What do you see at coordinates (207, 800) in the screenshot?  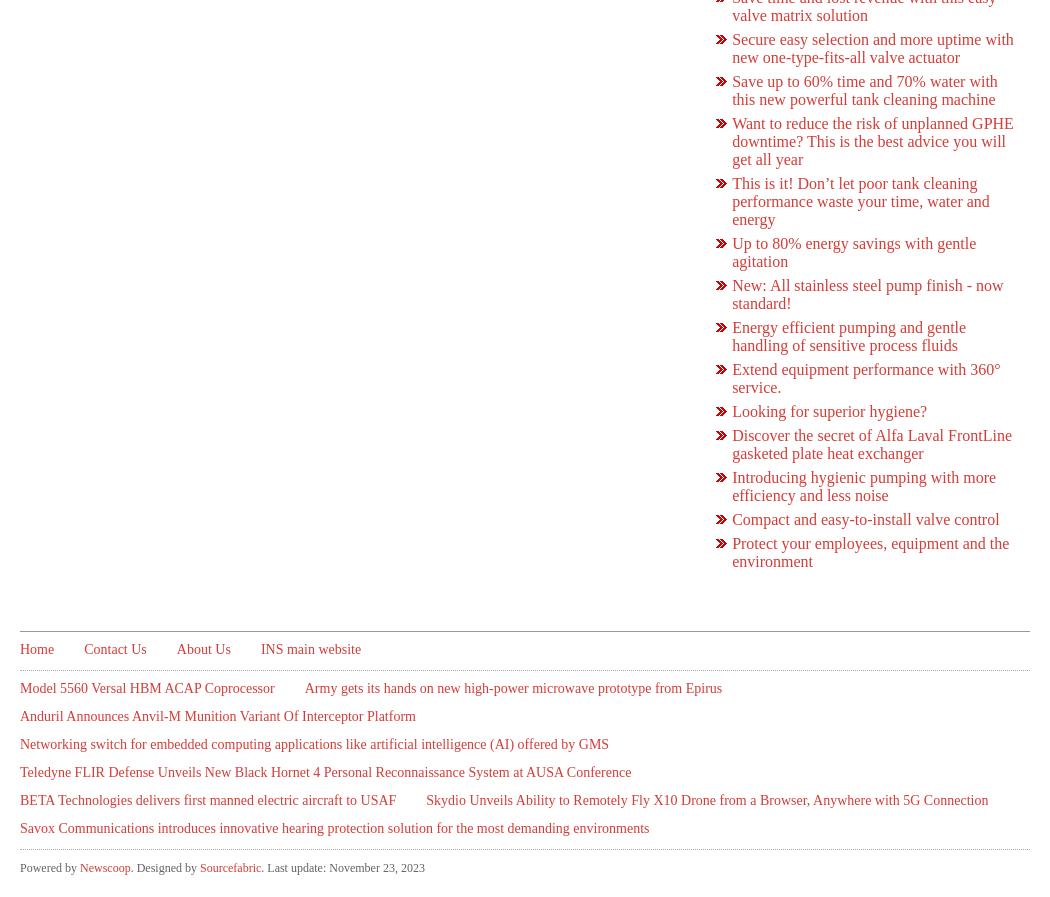 I see `'BETA Technologies delivers first manned electric aircraft to USAF'` at bounding box center [207, 800].